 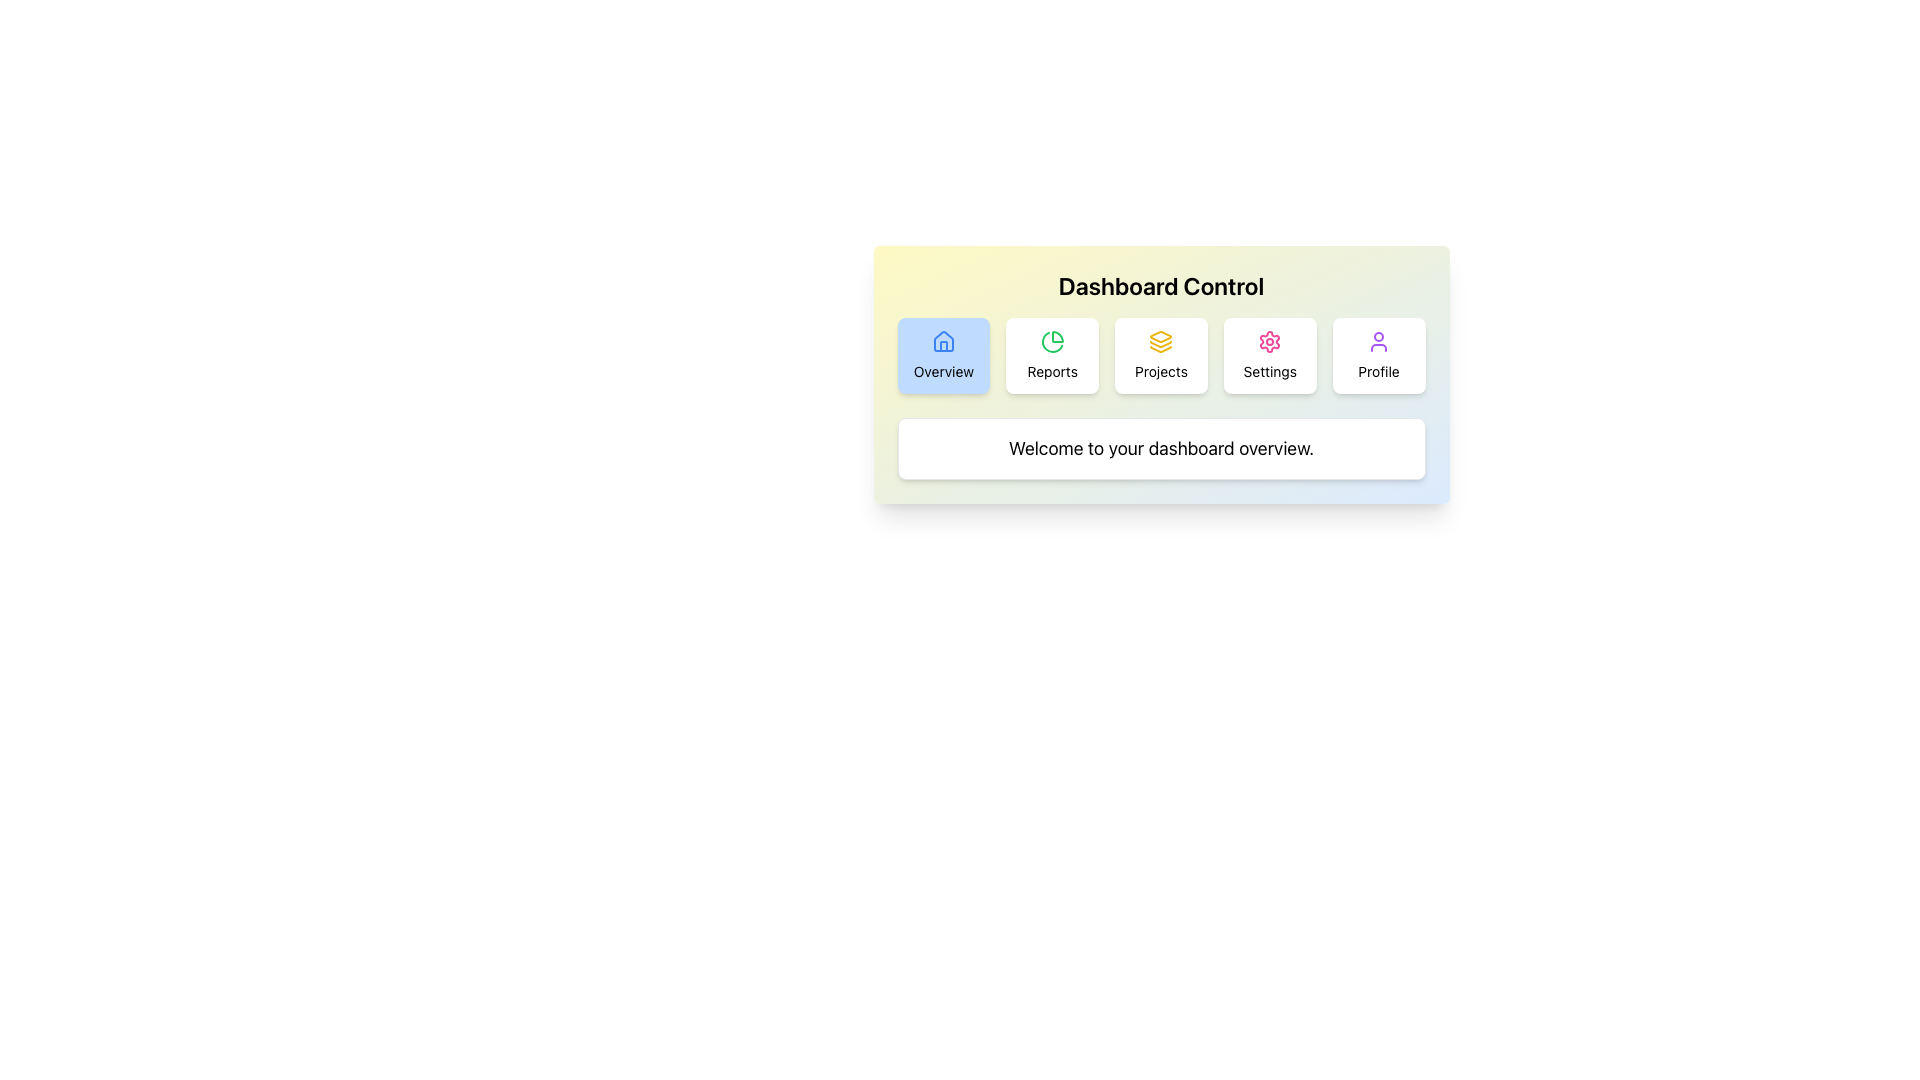 I want to click on the cogwheel icon embedded within the 'Settings' button, which is the fourth button from the left in the horizontal row below 'Dashboard Control', so click(x=1269, y=341).